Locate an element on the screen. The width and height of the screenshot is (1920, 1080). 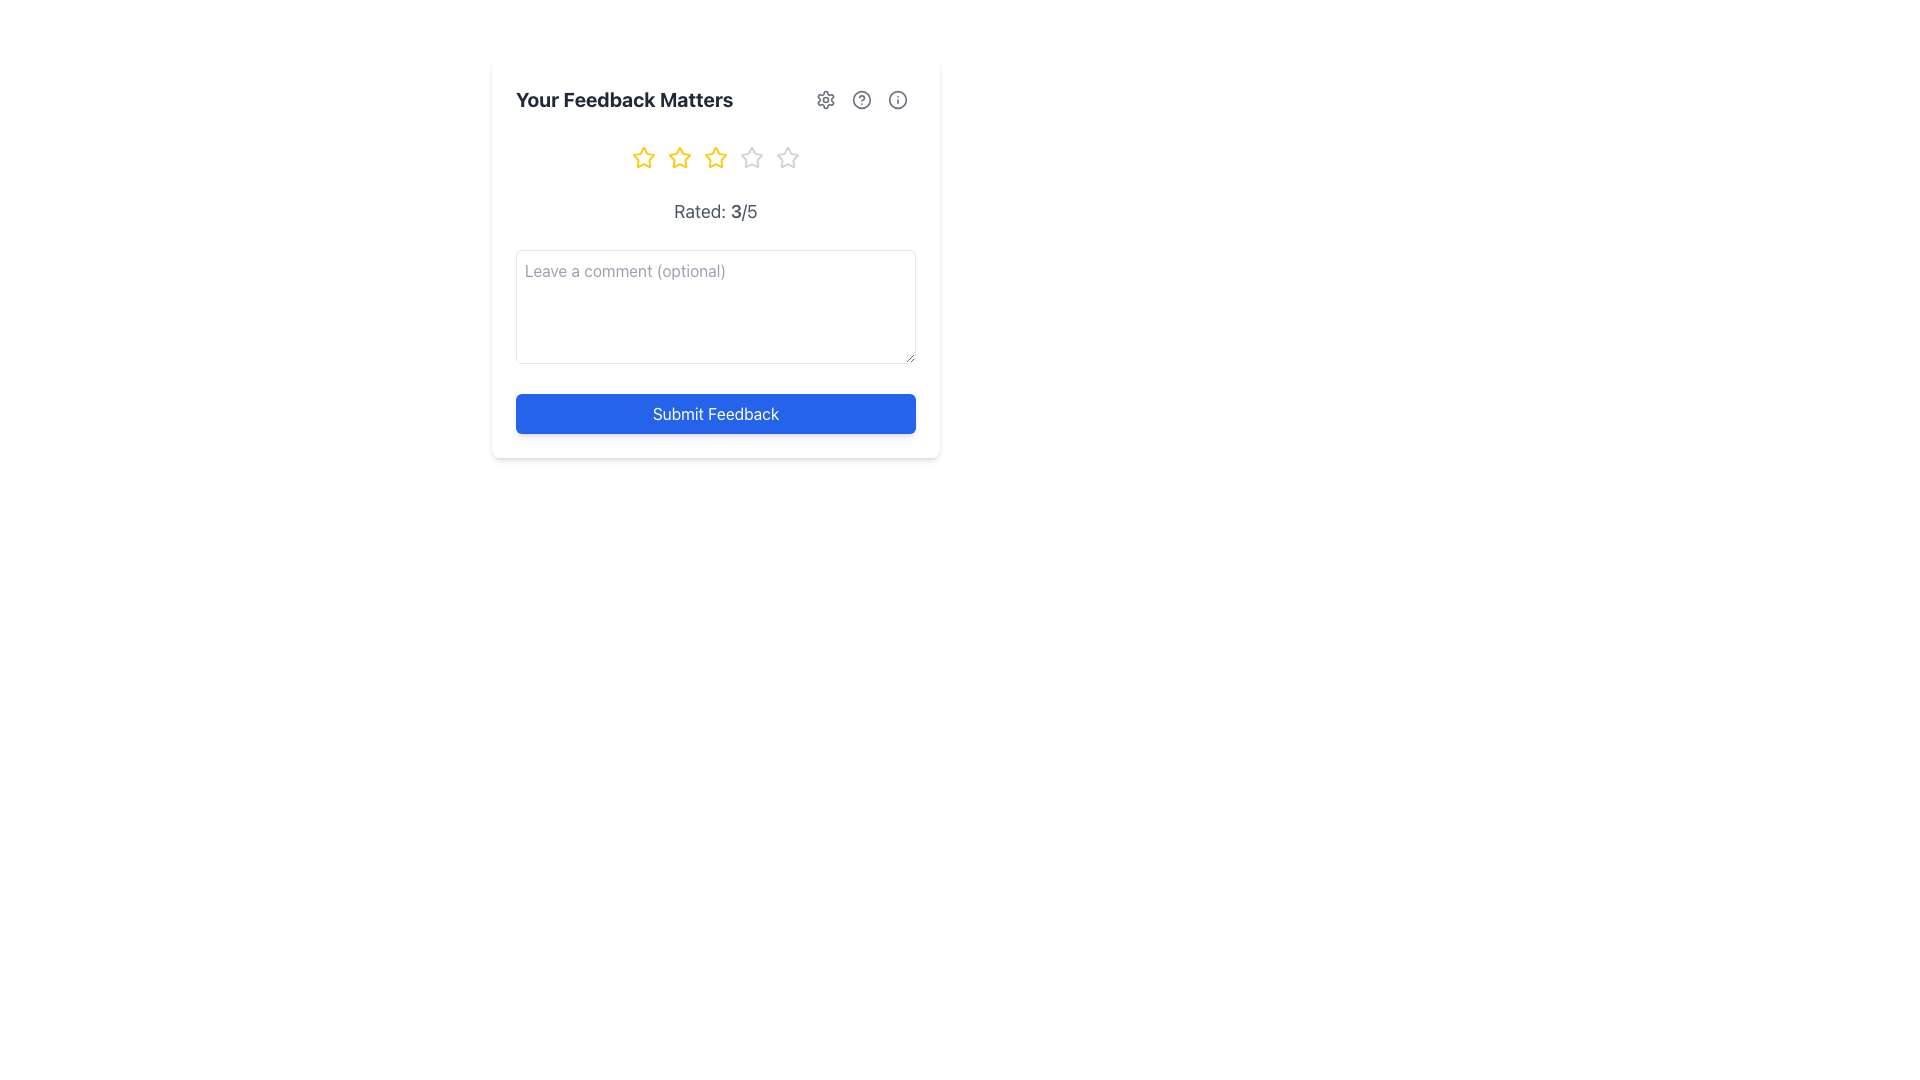
text from the heading Text Label located at the top of the feedback form interface is located at coordinates (623, 100).